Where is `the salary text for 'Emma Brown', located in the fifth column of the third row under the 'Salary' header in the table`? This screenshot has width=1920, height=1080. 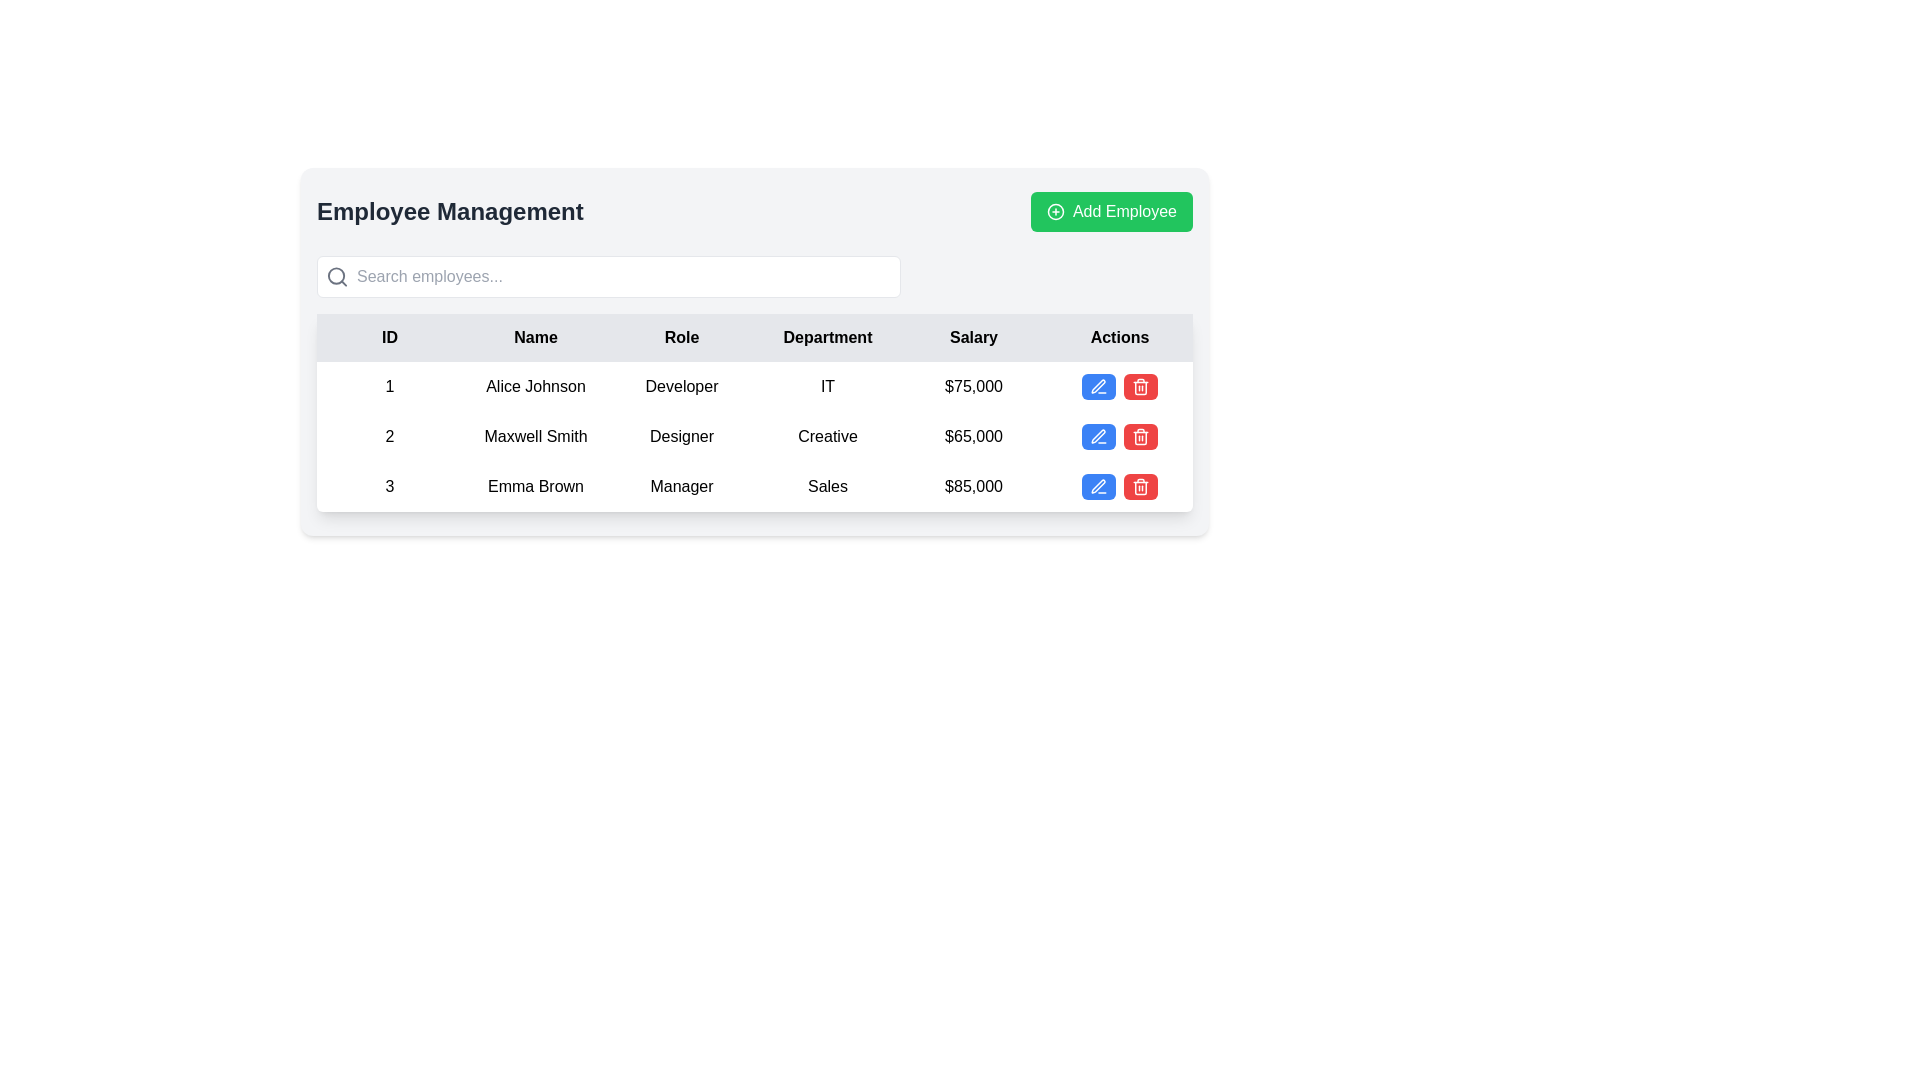 the salary text for 'Emma Brown', located in the fifth column of the third row under the 'Salary' header in the table is located at coordinates (974, 486).